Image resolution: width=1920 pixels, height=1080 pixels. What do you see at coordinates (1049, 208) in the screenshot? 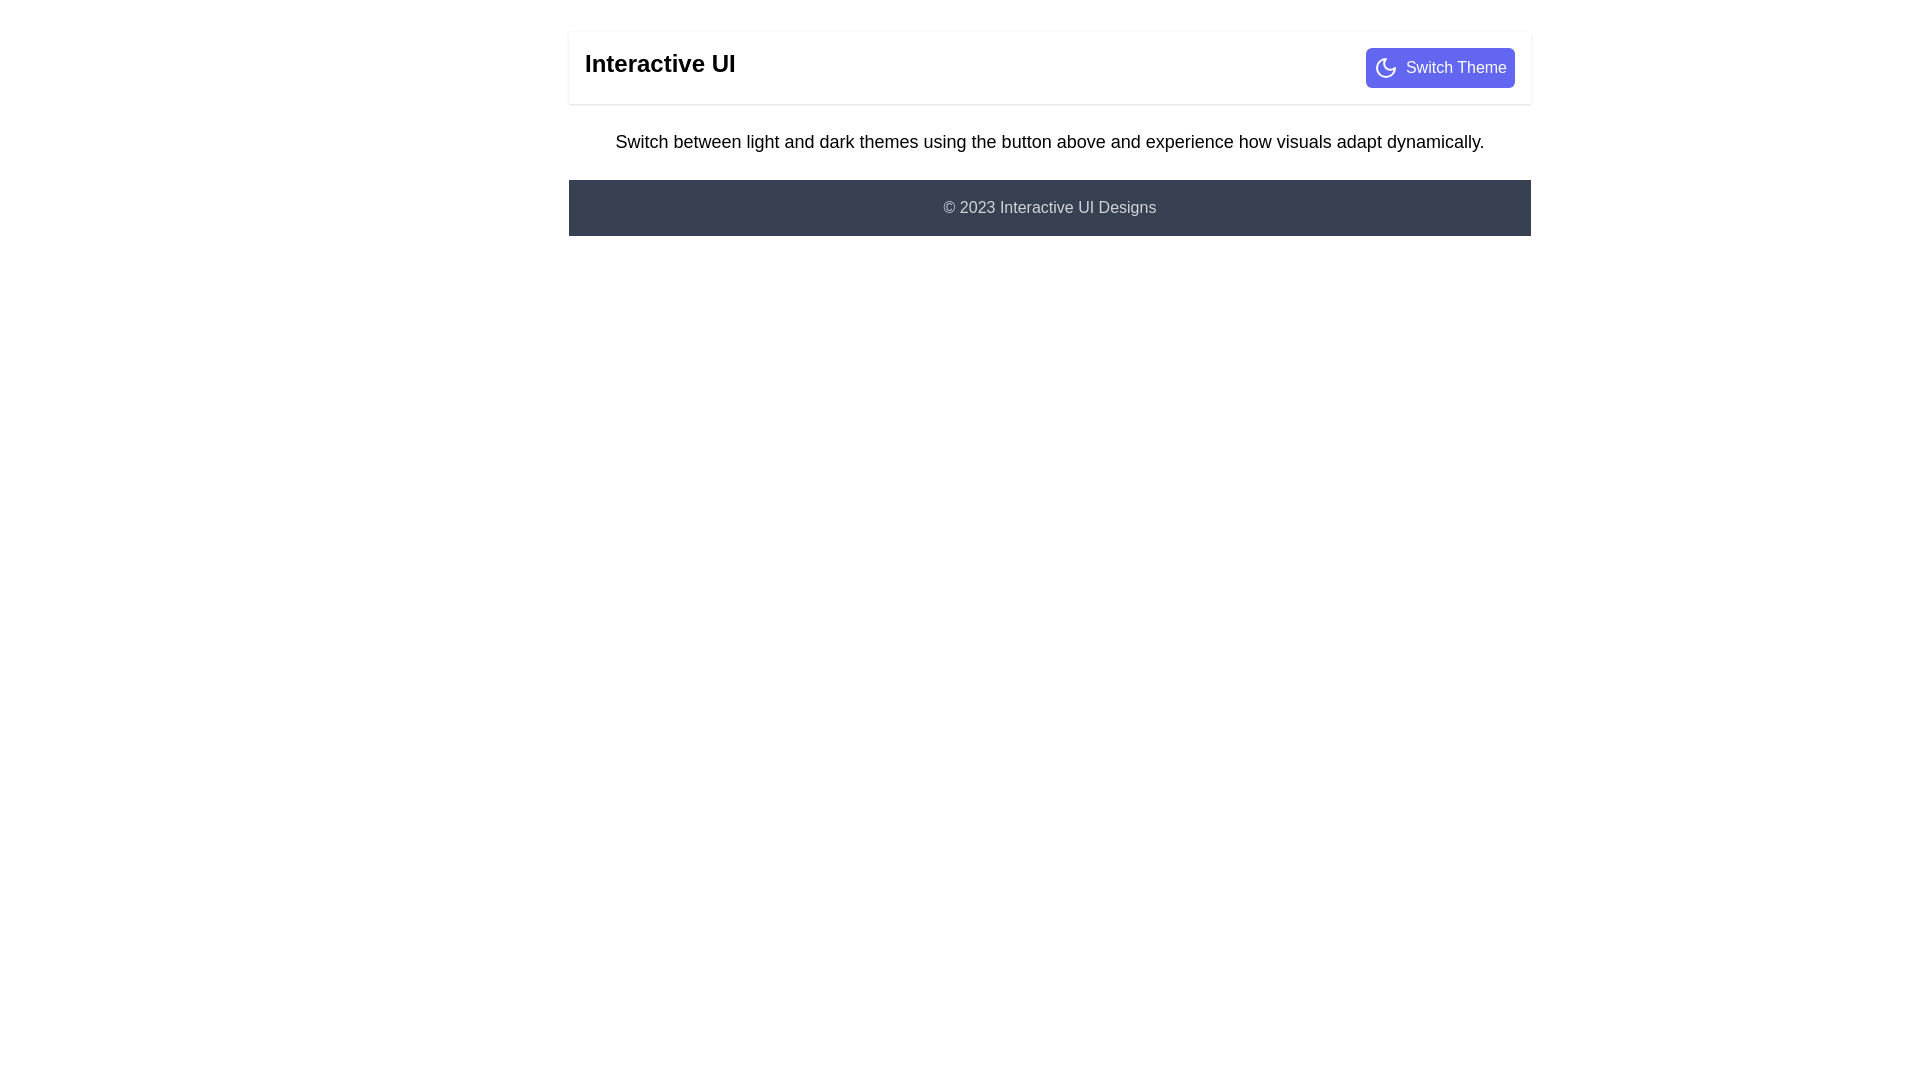
I see `the static footer text displaying '© 2023 Interactive UI Designs' which is centered in a dark gray background` at bounding box center [1049, 208].